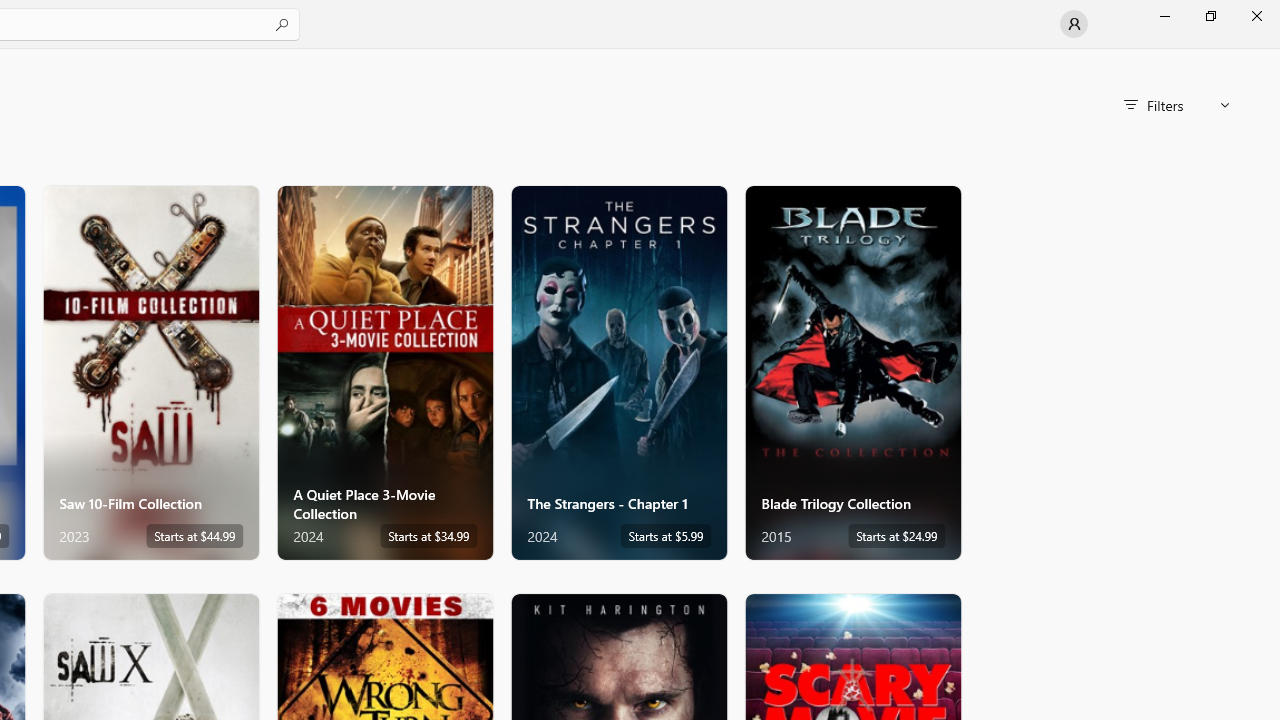 This screenshot has height=720, width=1280. I want to click on 'Blade Trilogy Collection. Starts at $24.99  ', so click(853, 372).